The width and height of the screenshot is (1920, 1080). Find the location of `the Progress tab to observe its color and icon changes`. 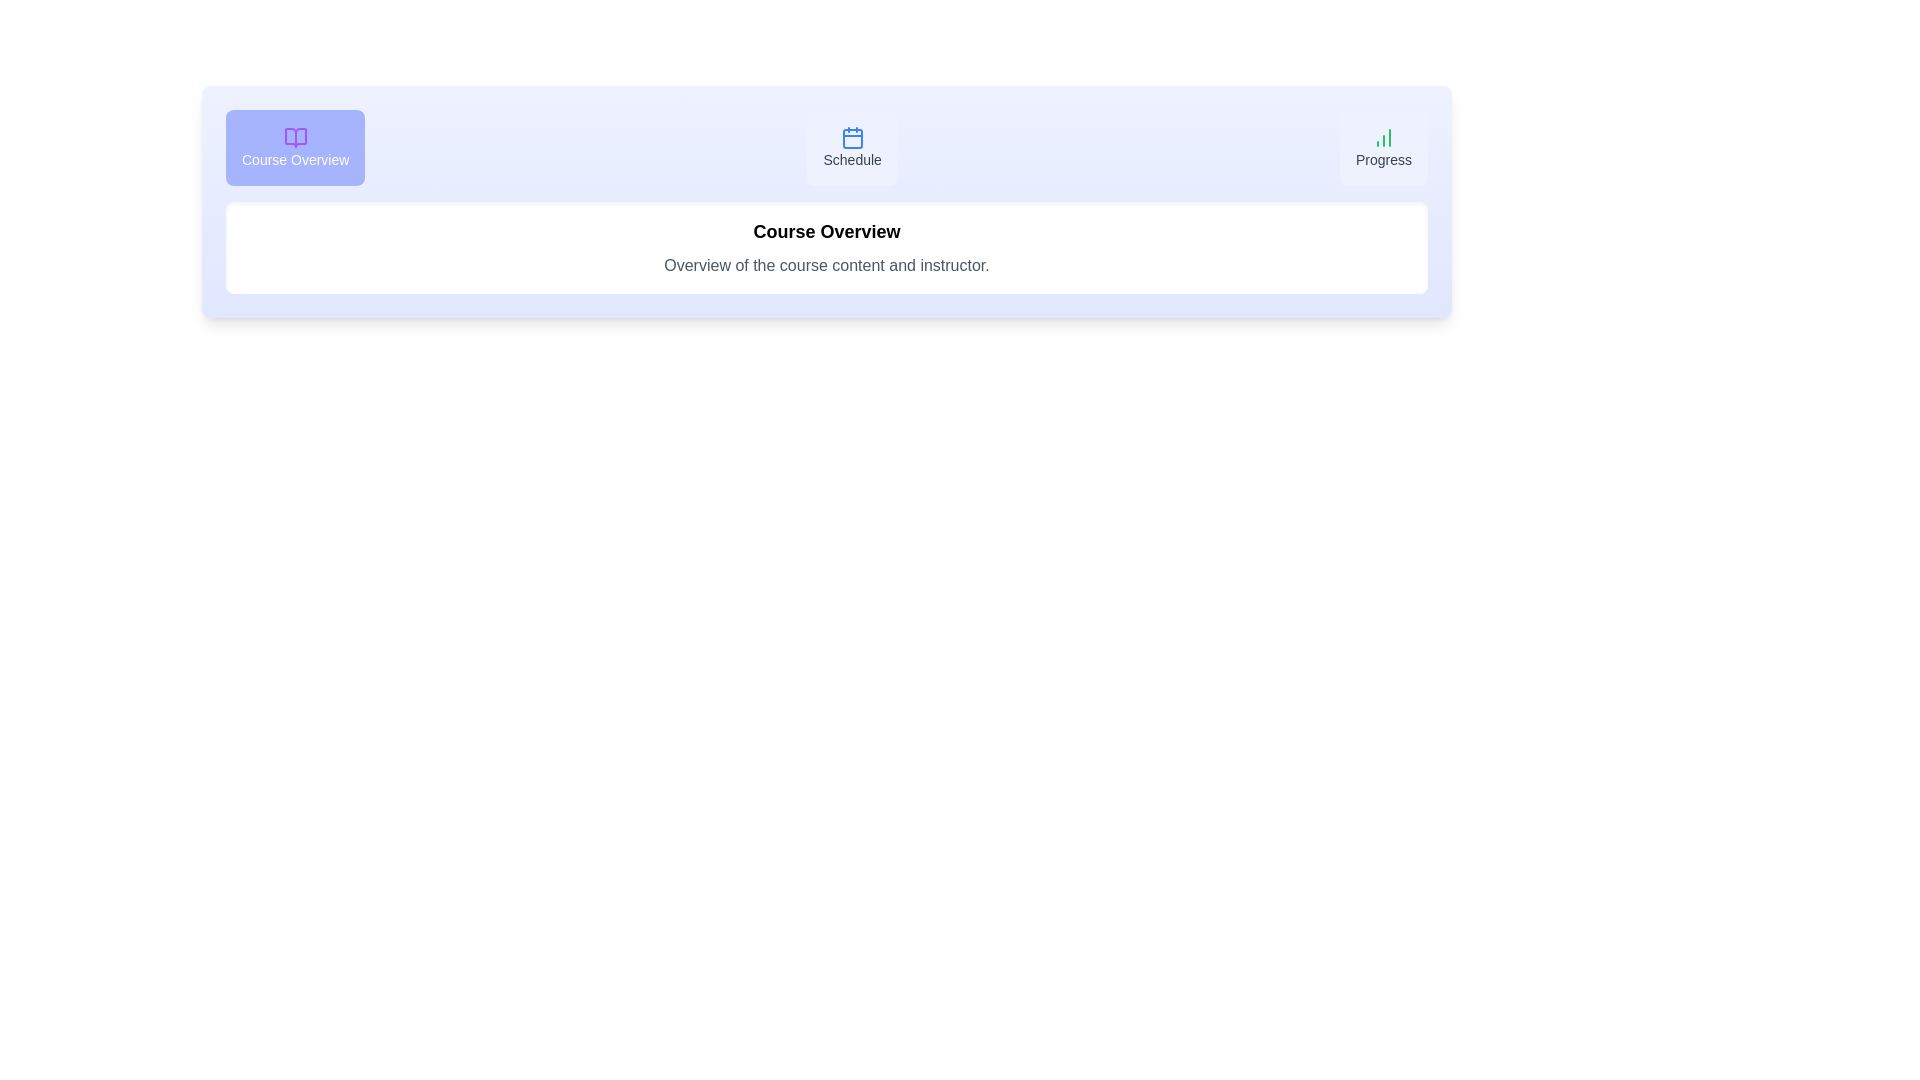

the Progress tab to observe its color and icon changes is located at coordinates (1381, 146).